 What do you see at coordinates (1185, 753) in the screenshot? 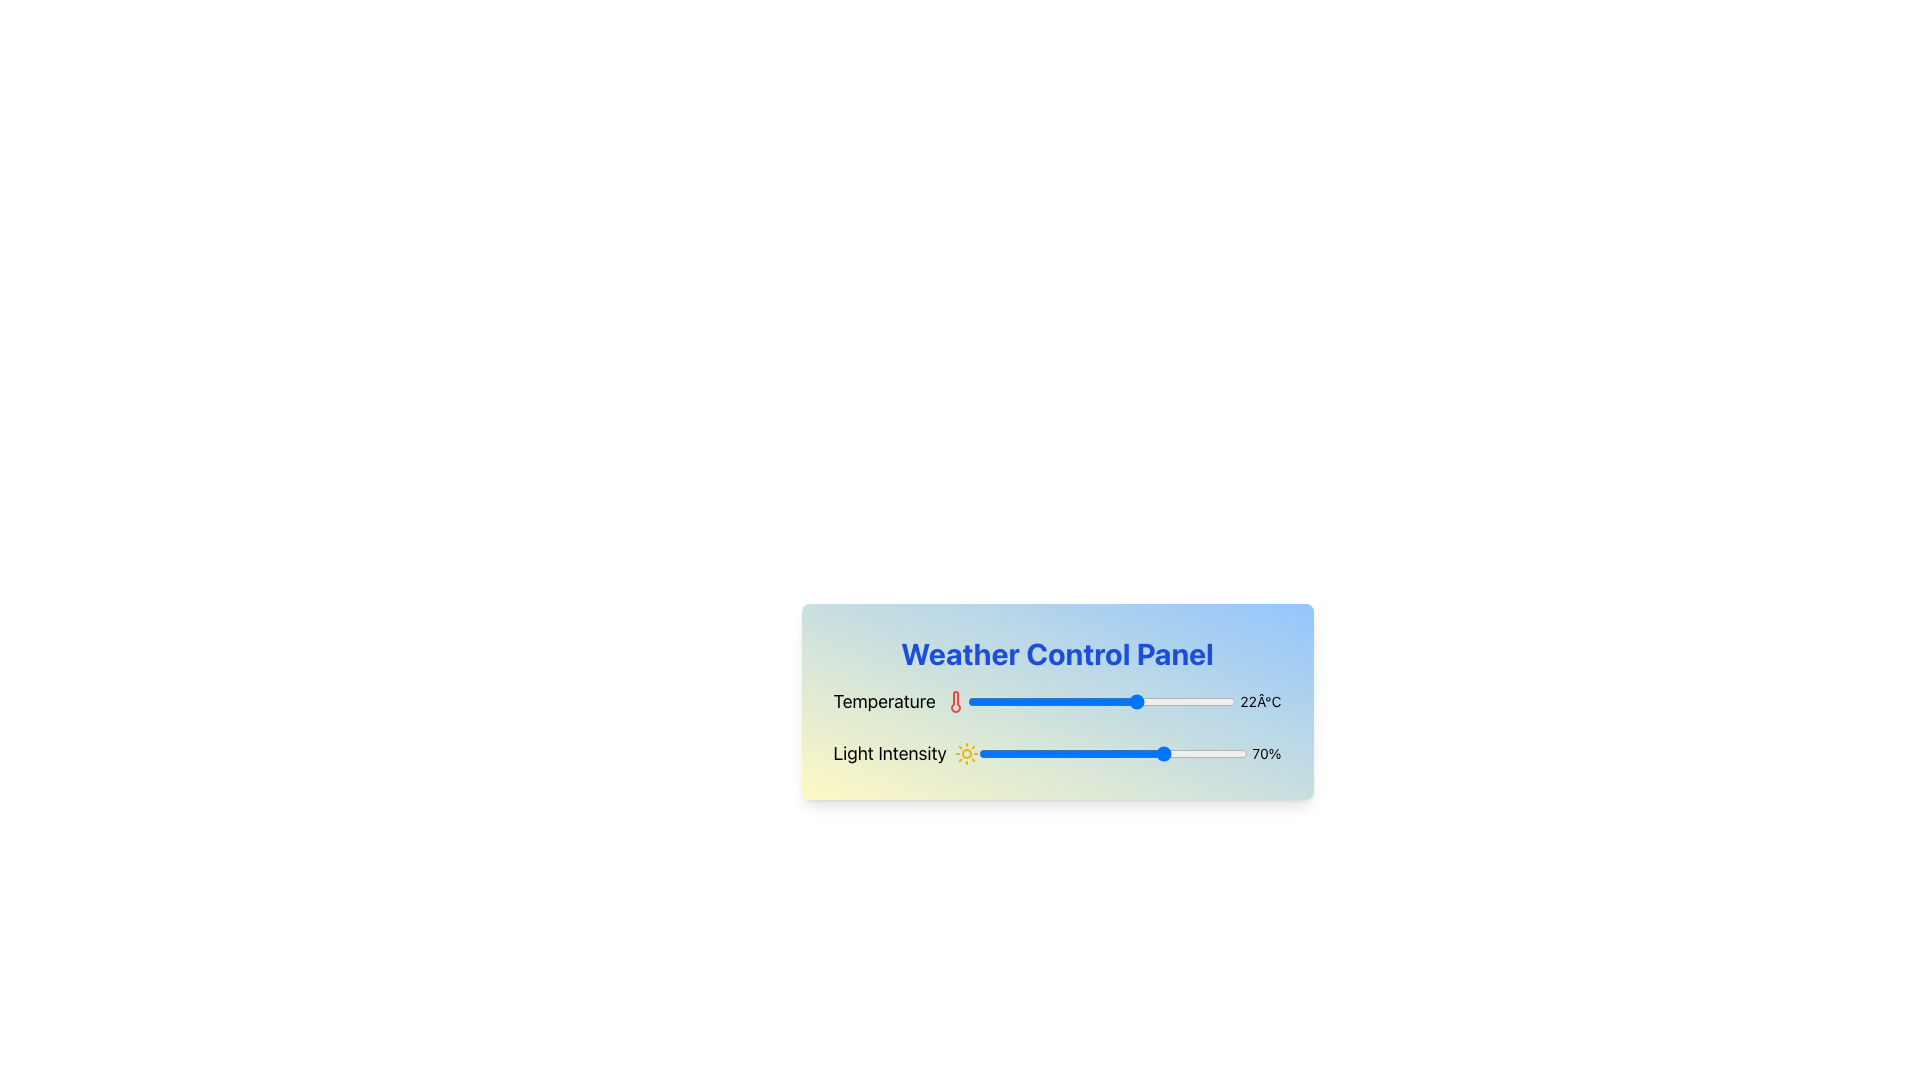
I see `light intensity` at bounding box center [1185, 753].